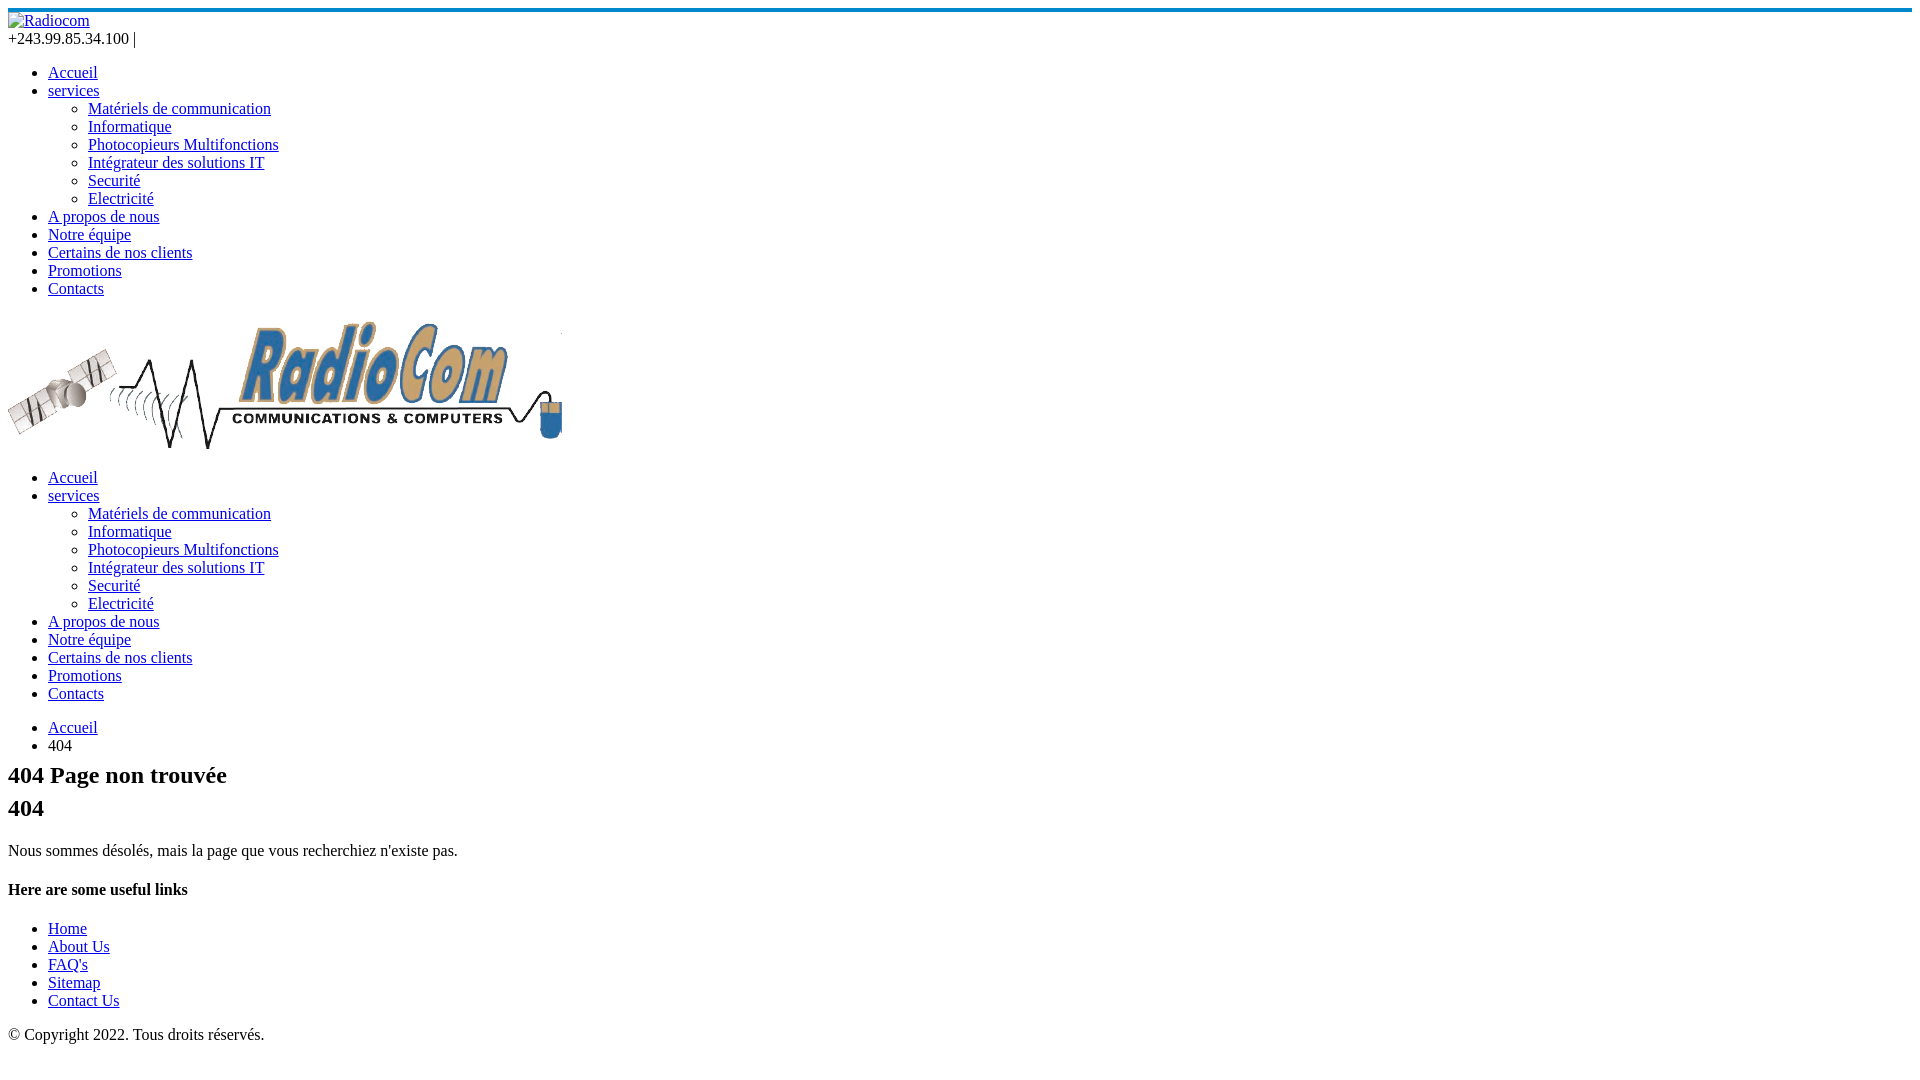 This screenshot has width=1920, height=1080. Describe the element at coordinates (73, 981) in the screenshot. I see `'Sitemap'` at that location.